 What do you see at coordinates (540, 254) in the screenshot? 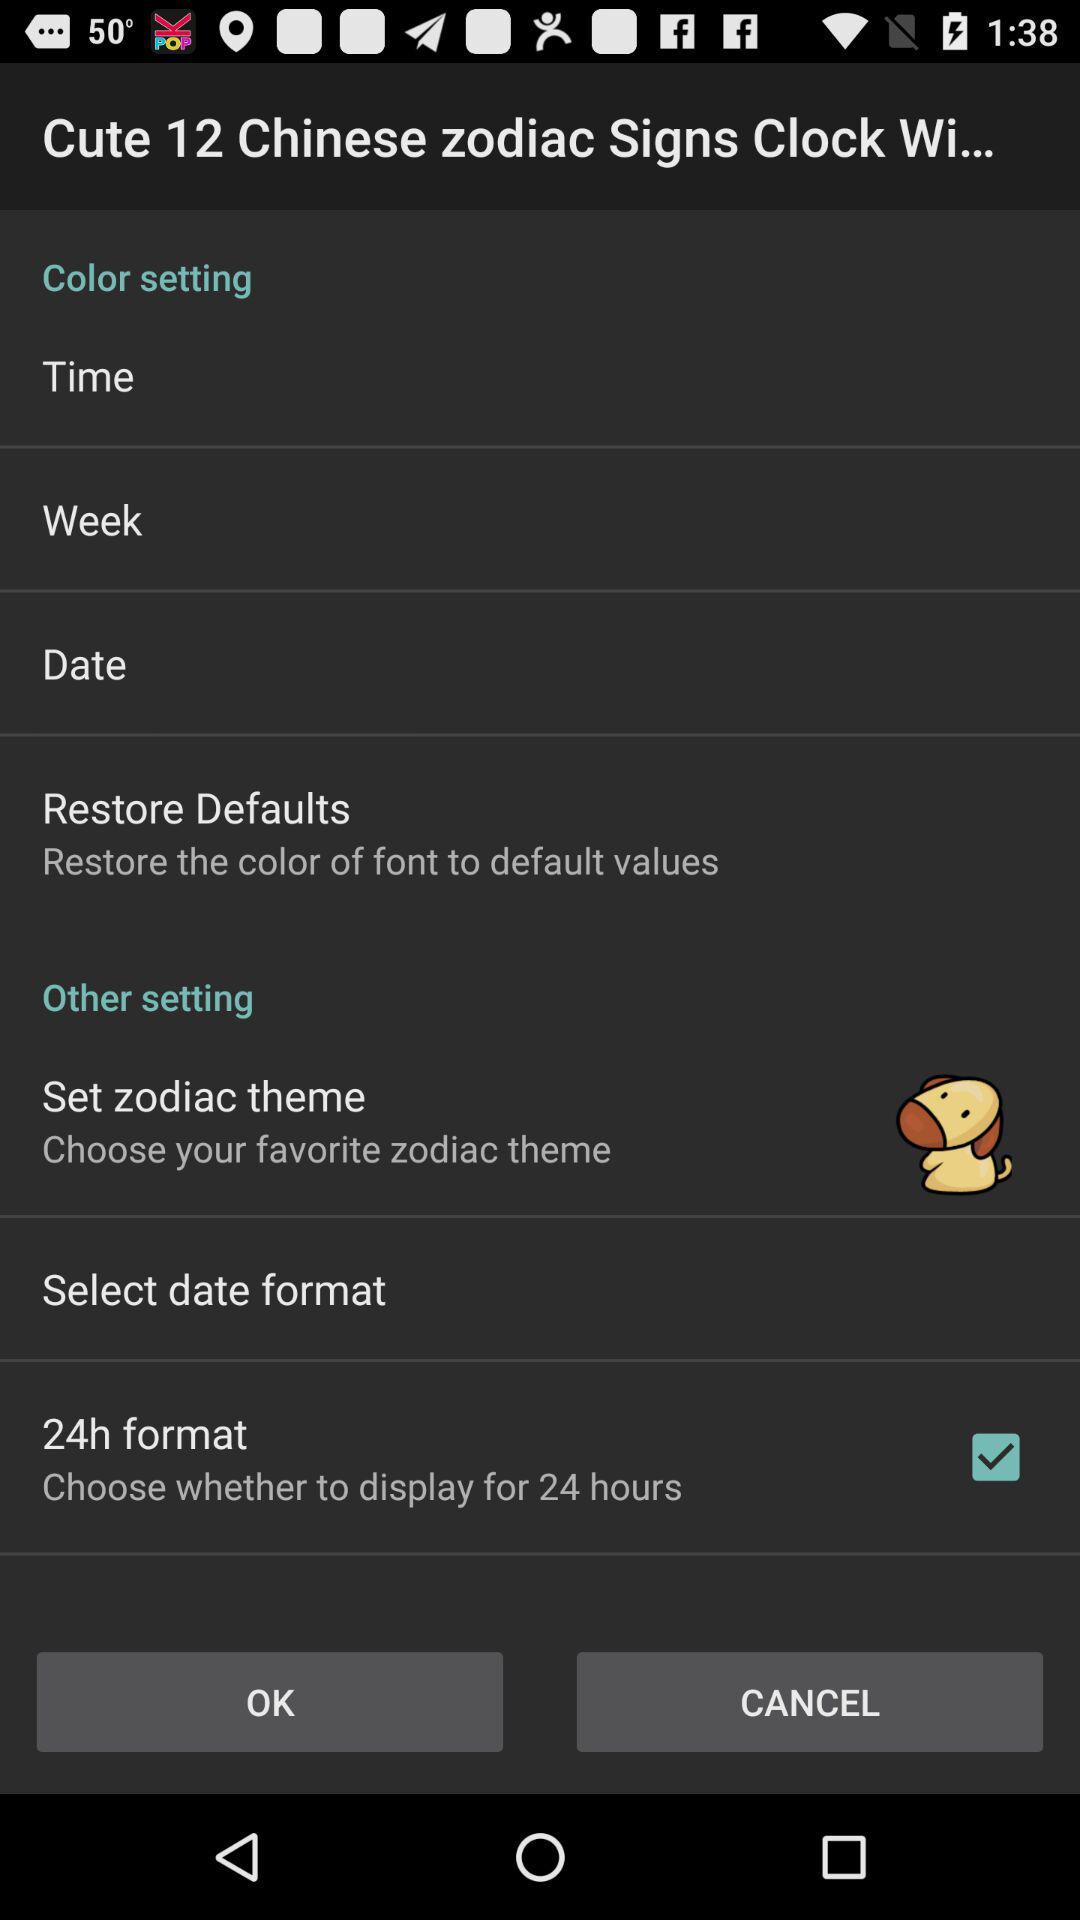
I see `the color setting icon` at bounding box center [540, 254].